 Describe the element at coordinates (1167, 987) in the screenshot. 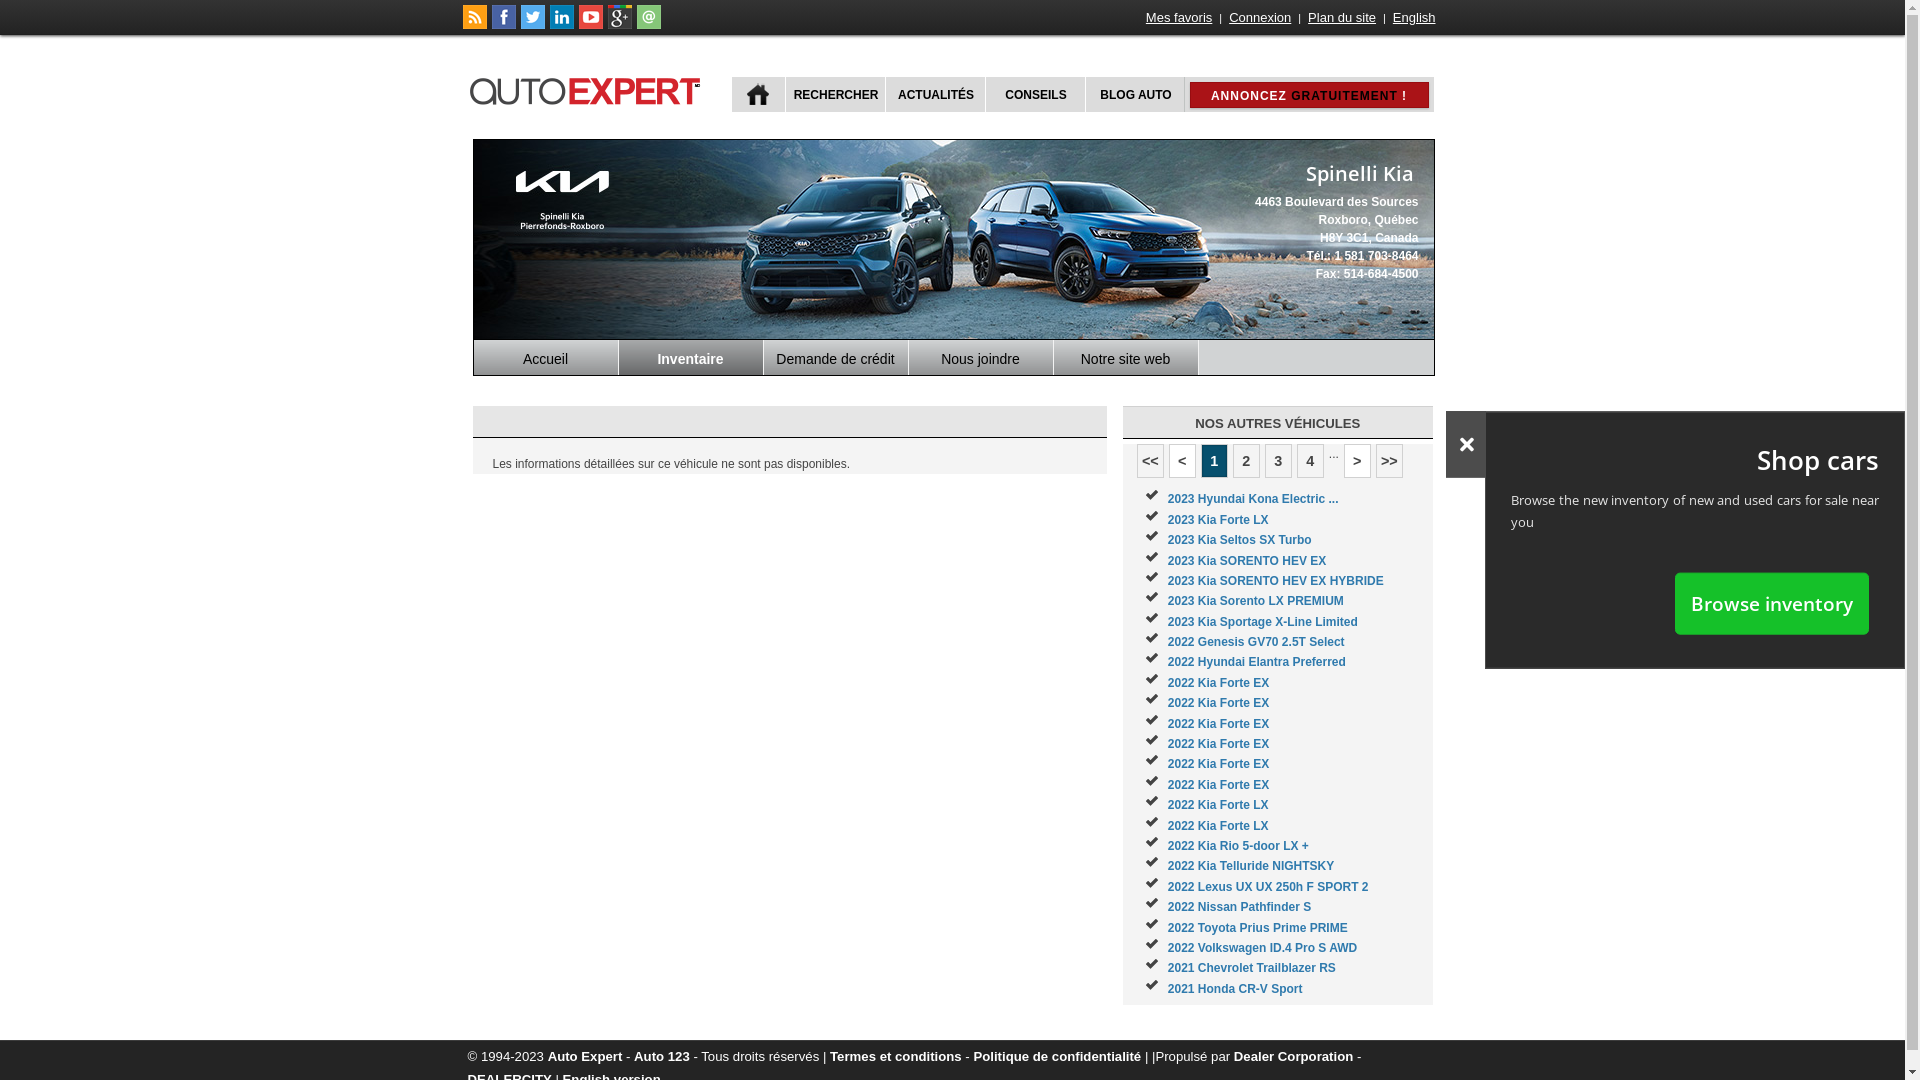

I see `'2021 Honda CR-V Sport'` at that location.